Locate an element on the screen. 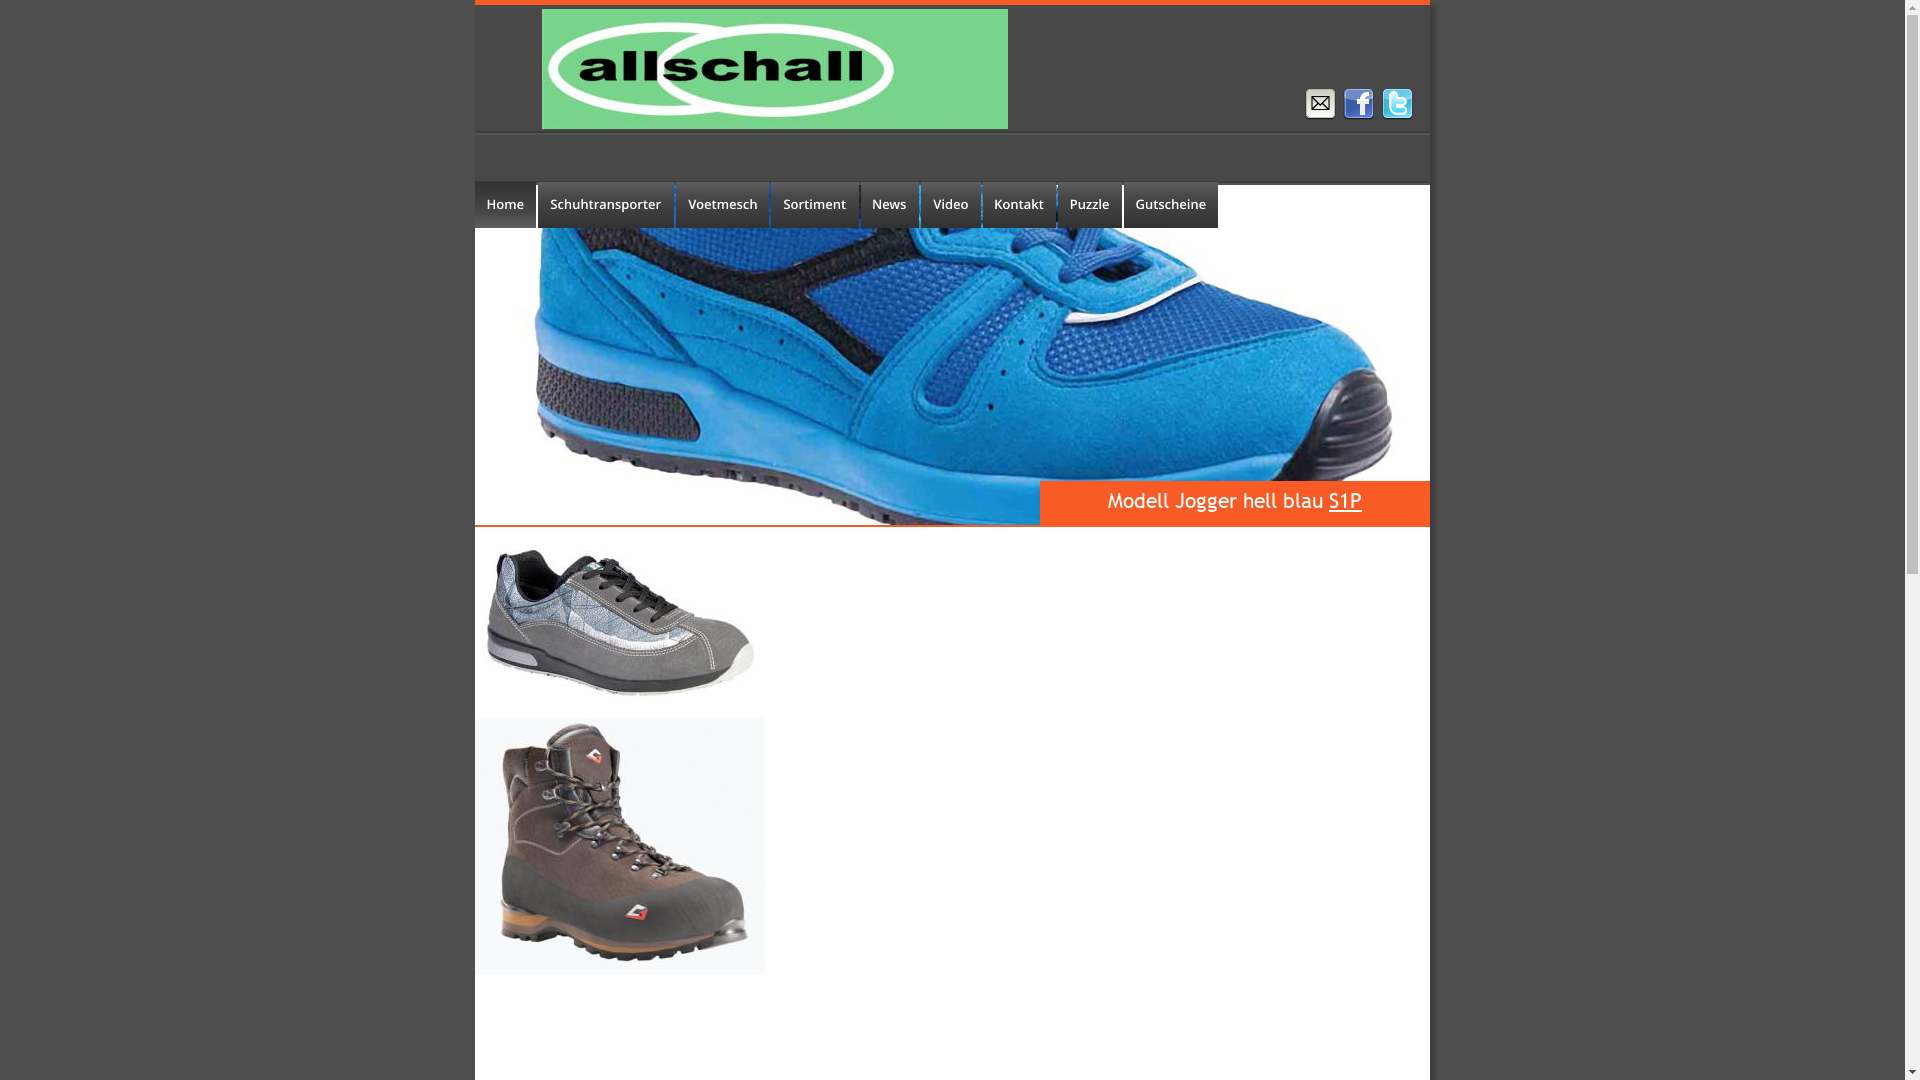 The height and width of the screenshot is (1080, 1920). 'S1P' is located at coordinates (1345, 499).